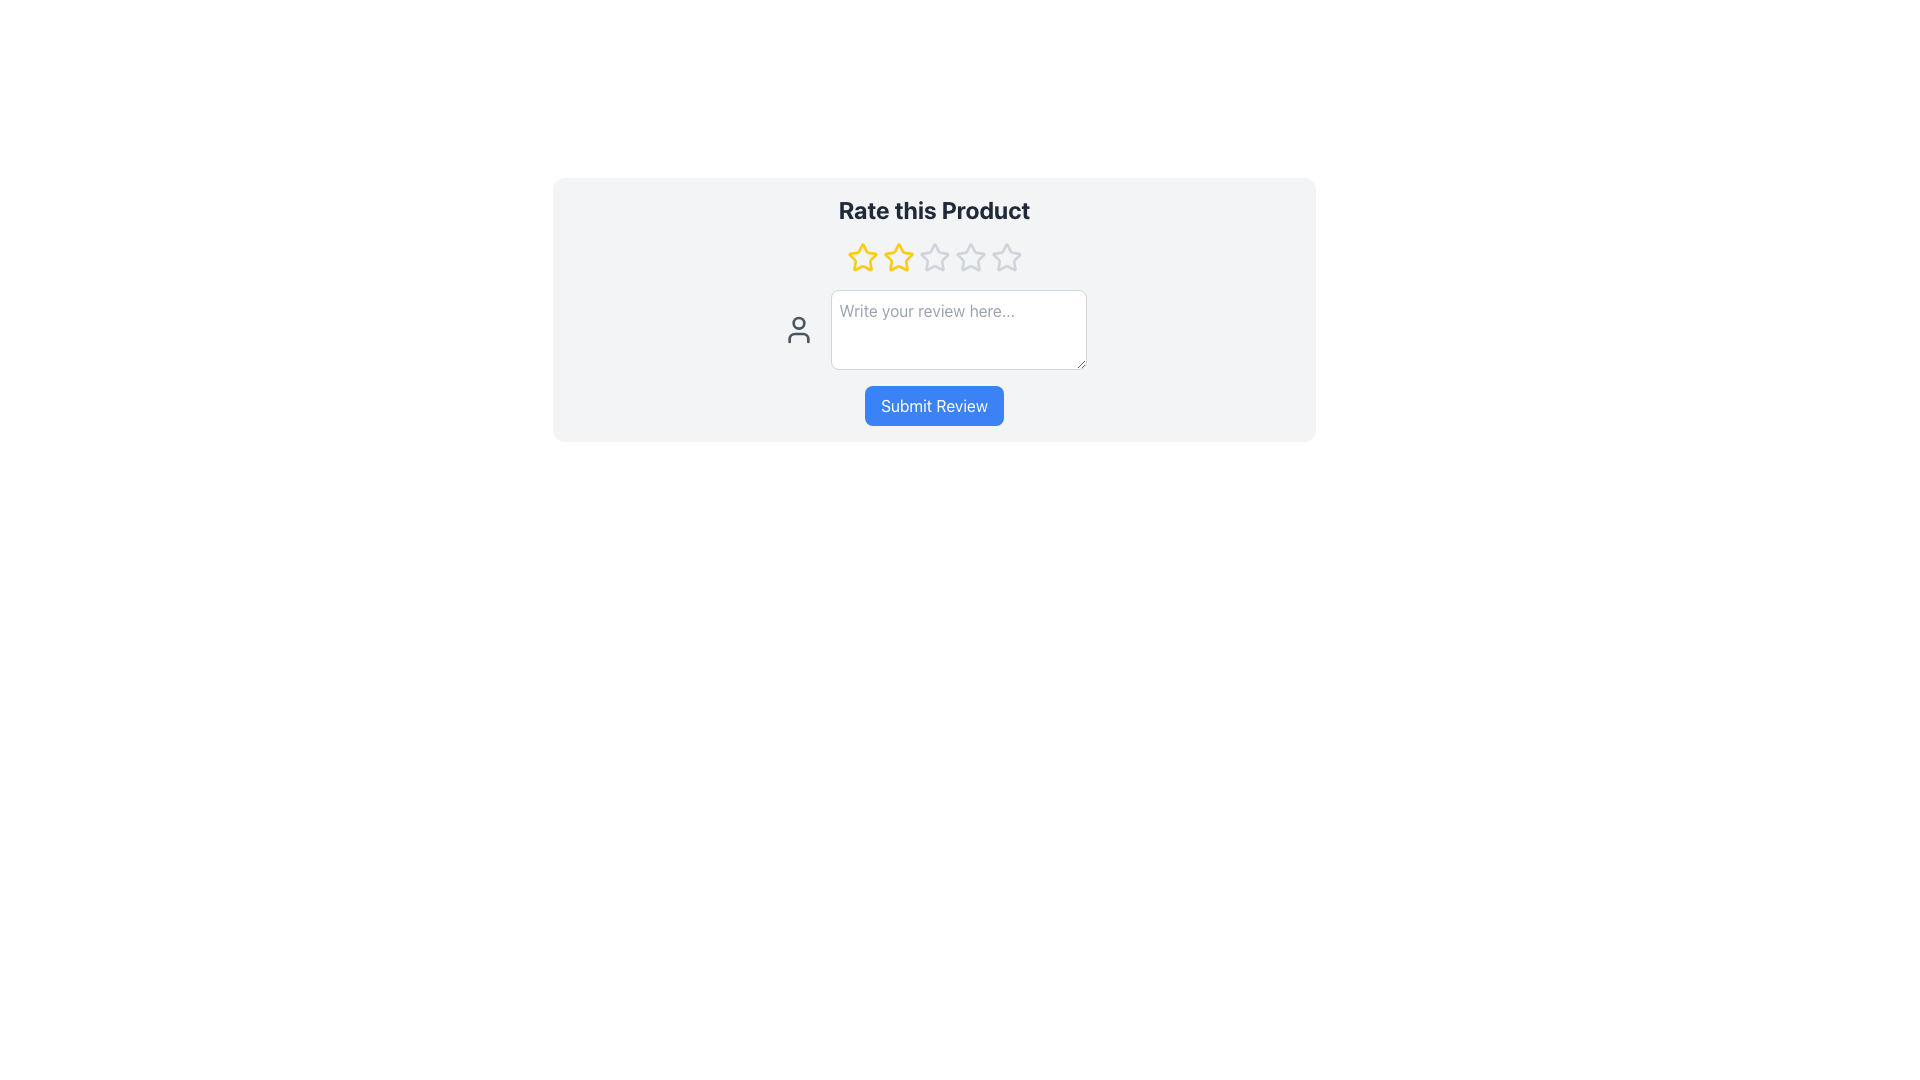  What do you see at coordinates (897, 257) in the screenshot?
I see `the second star in the rating component` at bounding box center [897, 257].